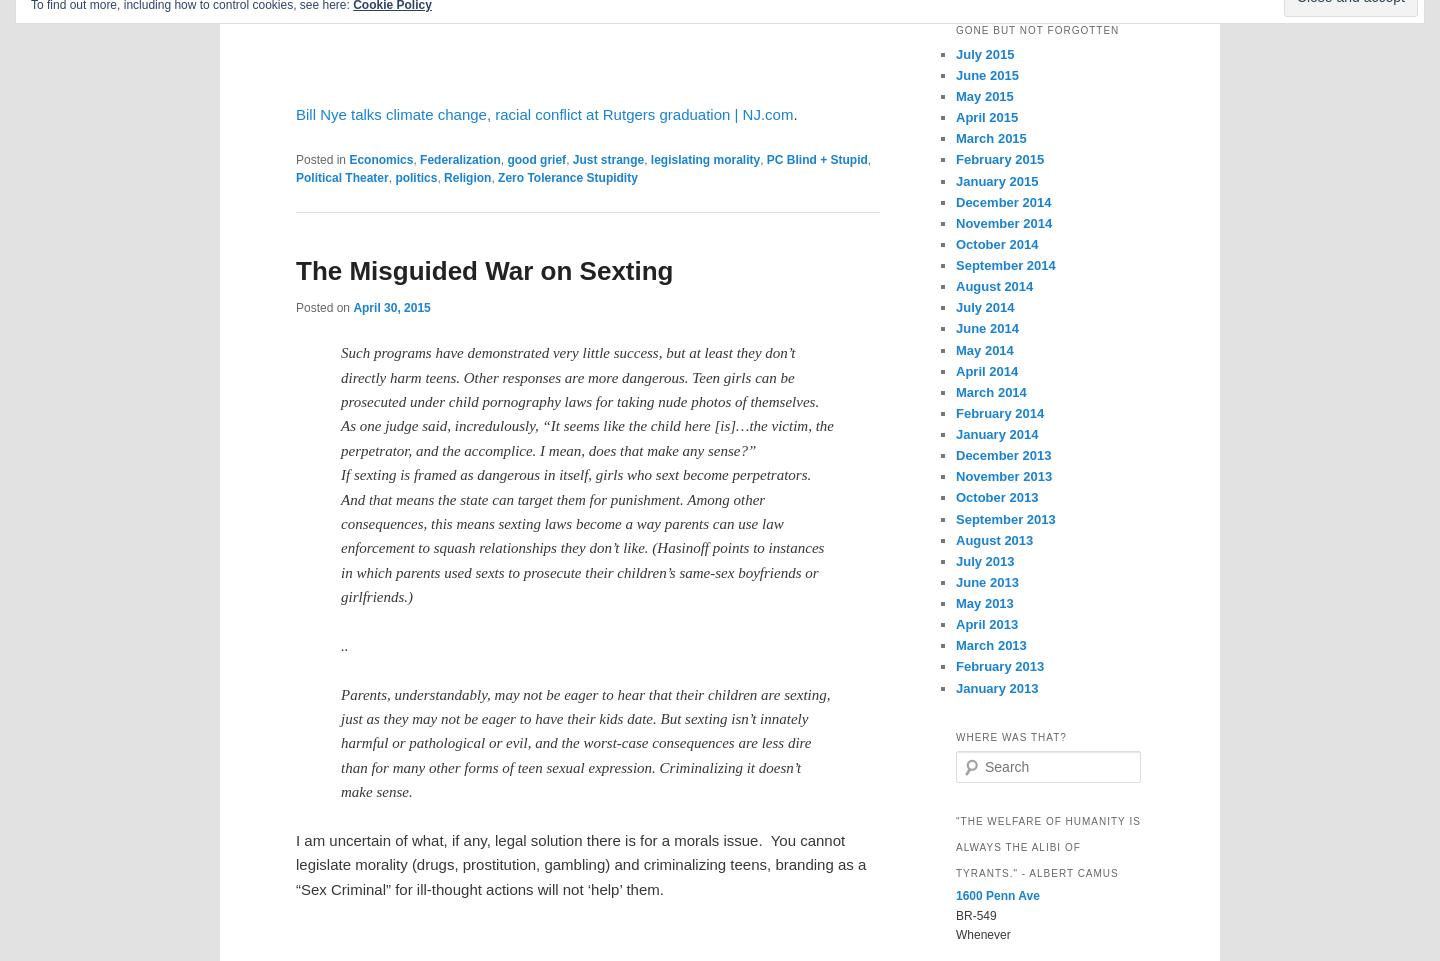  Describe the element at coordinates (795, 112) in the screenshot. I see `'.'` at that location.